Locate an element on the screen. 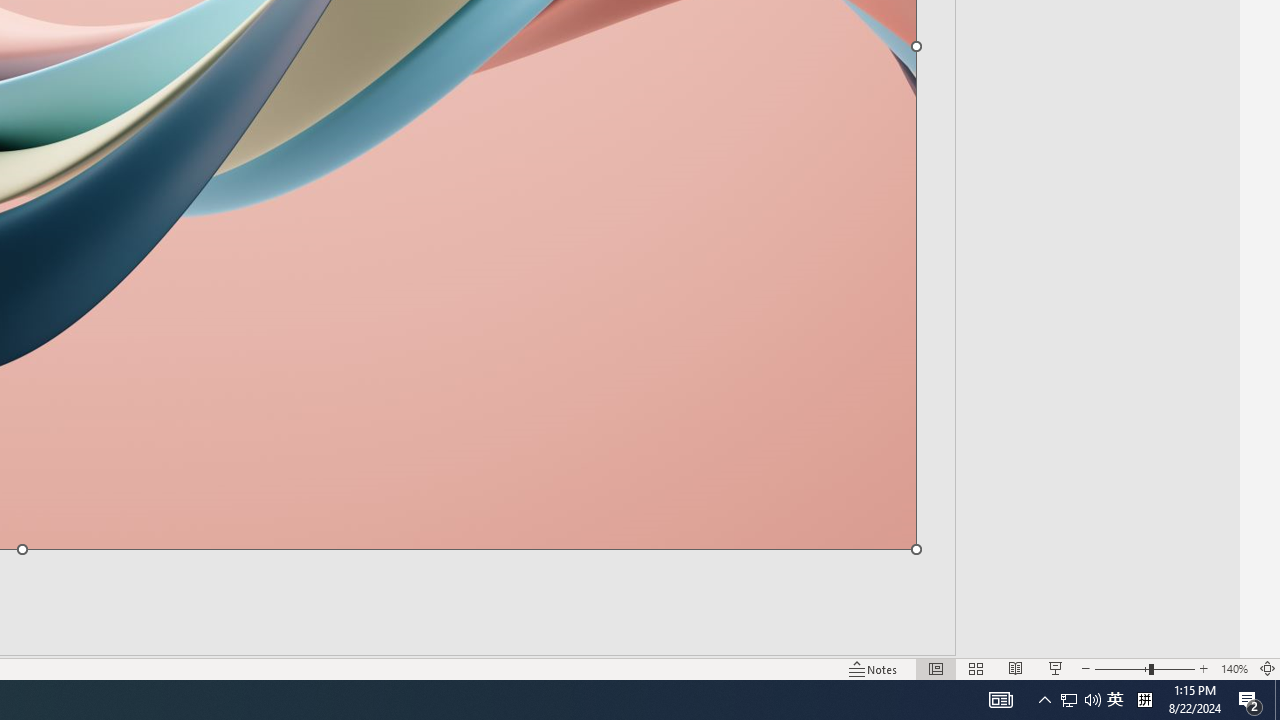 The height and width of the screenshot is (720, 1280). 'Zoom In' is located at coordinates (1203, 669).